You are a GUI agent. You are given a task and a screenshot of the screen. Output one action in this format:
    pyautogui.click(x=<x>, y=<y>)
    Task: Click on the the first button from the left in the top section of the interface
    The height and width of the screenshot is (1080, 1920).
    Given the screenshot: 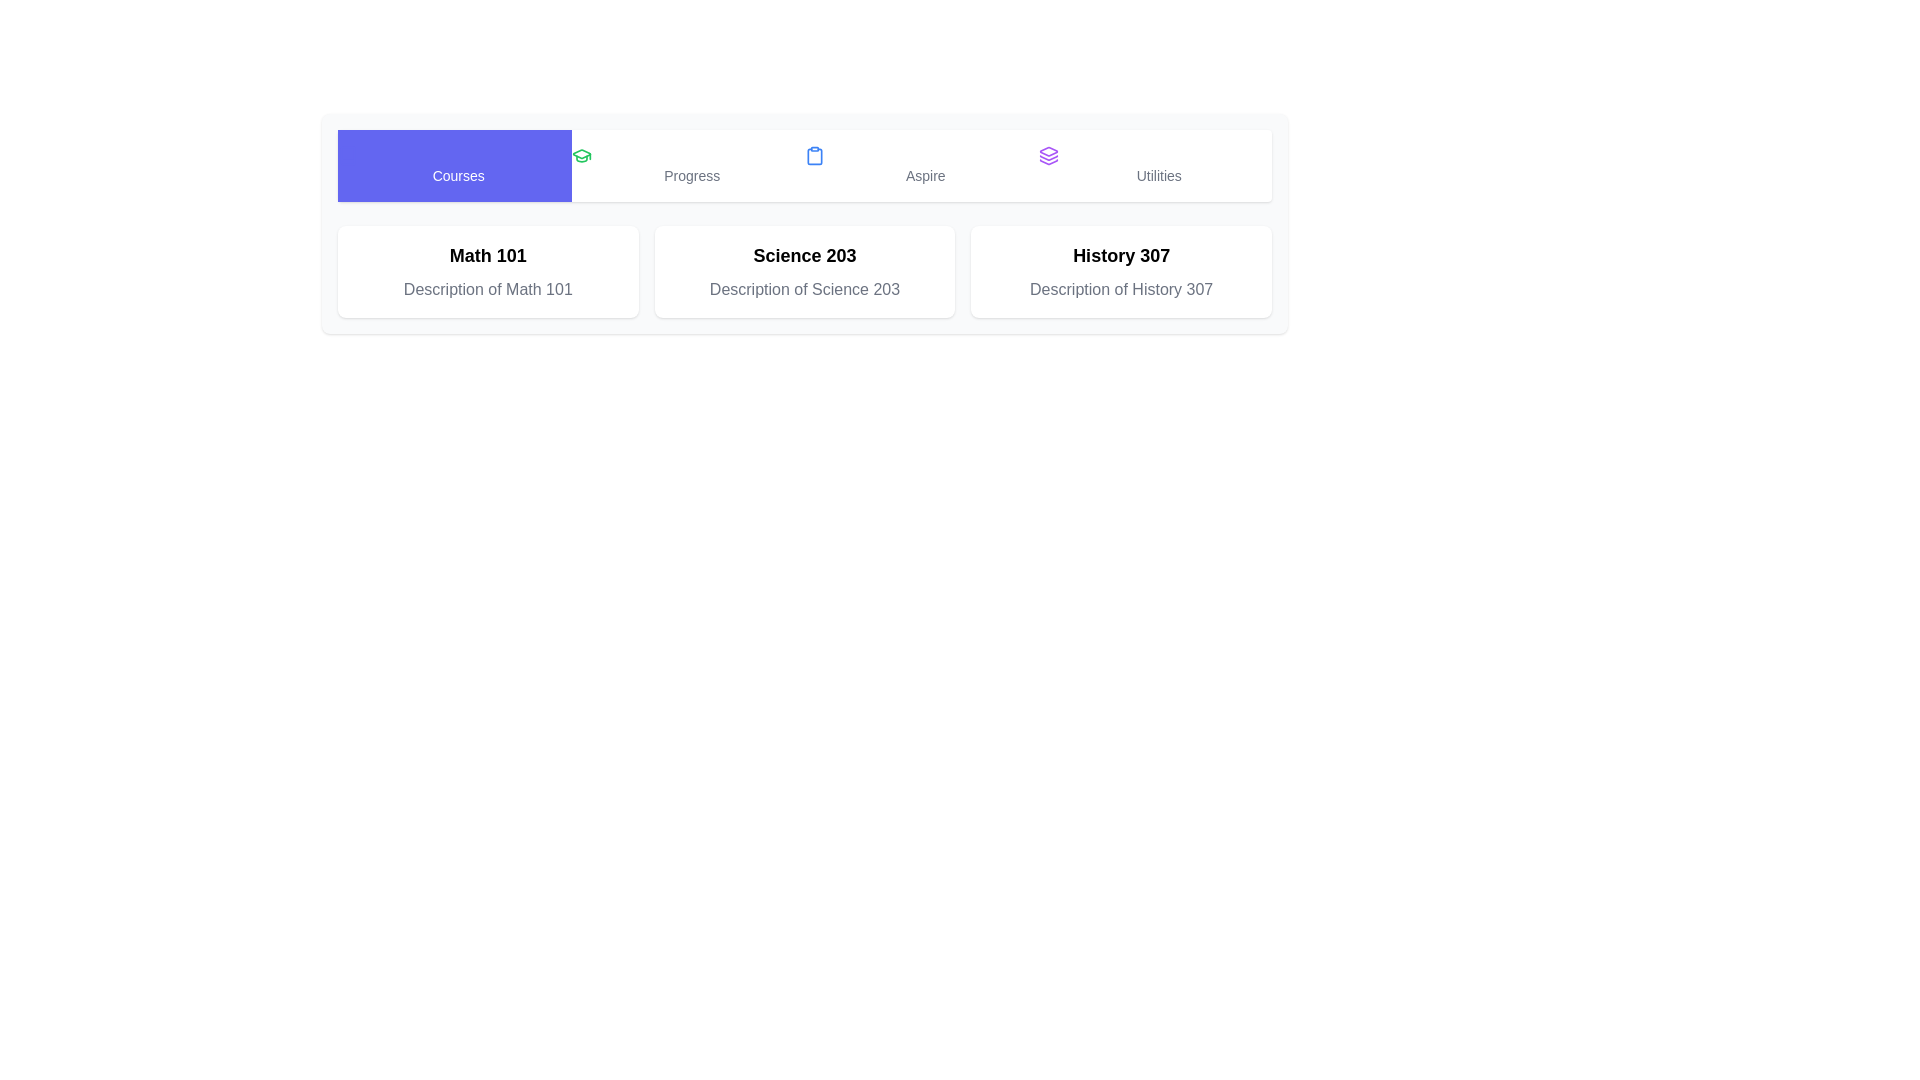 What is the action you would take?
    pyautogui.click(x=453, y=164)
    